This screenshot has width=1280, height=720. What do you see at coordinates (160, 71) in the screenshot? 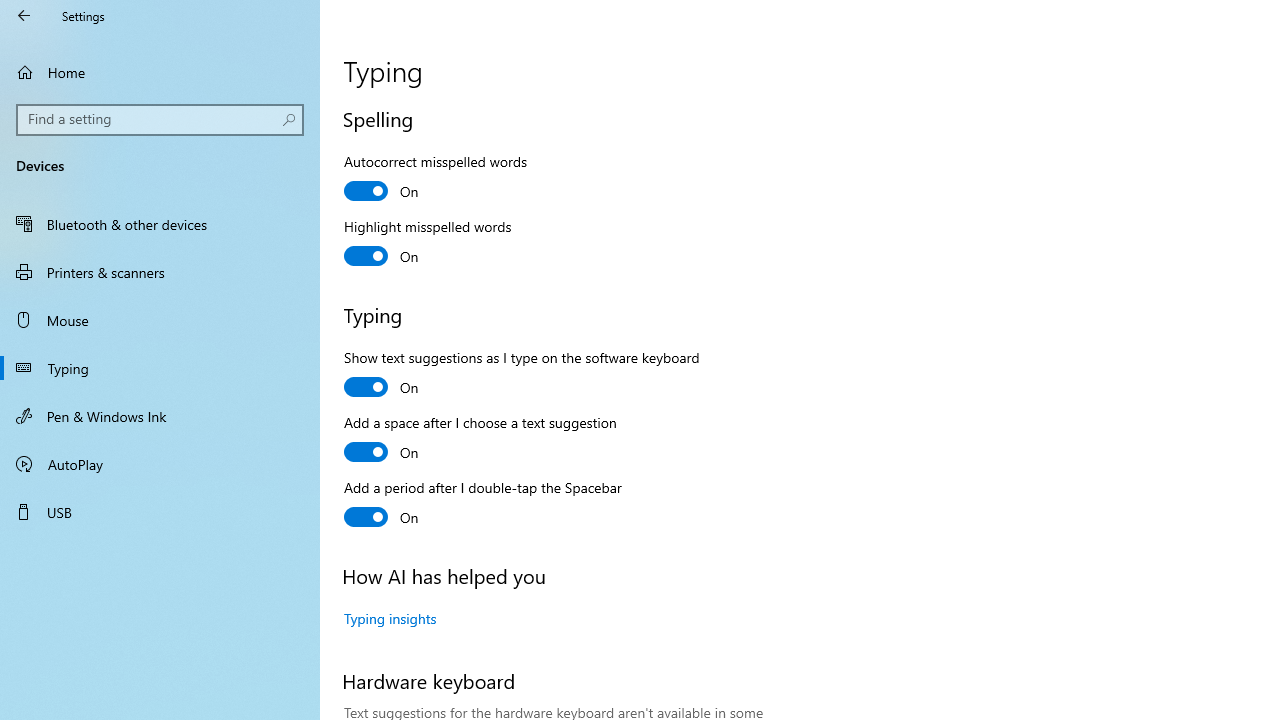
I see `'Home'` at bounding box center [160, 71].